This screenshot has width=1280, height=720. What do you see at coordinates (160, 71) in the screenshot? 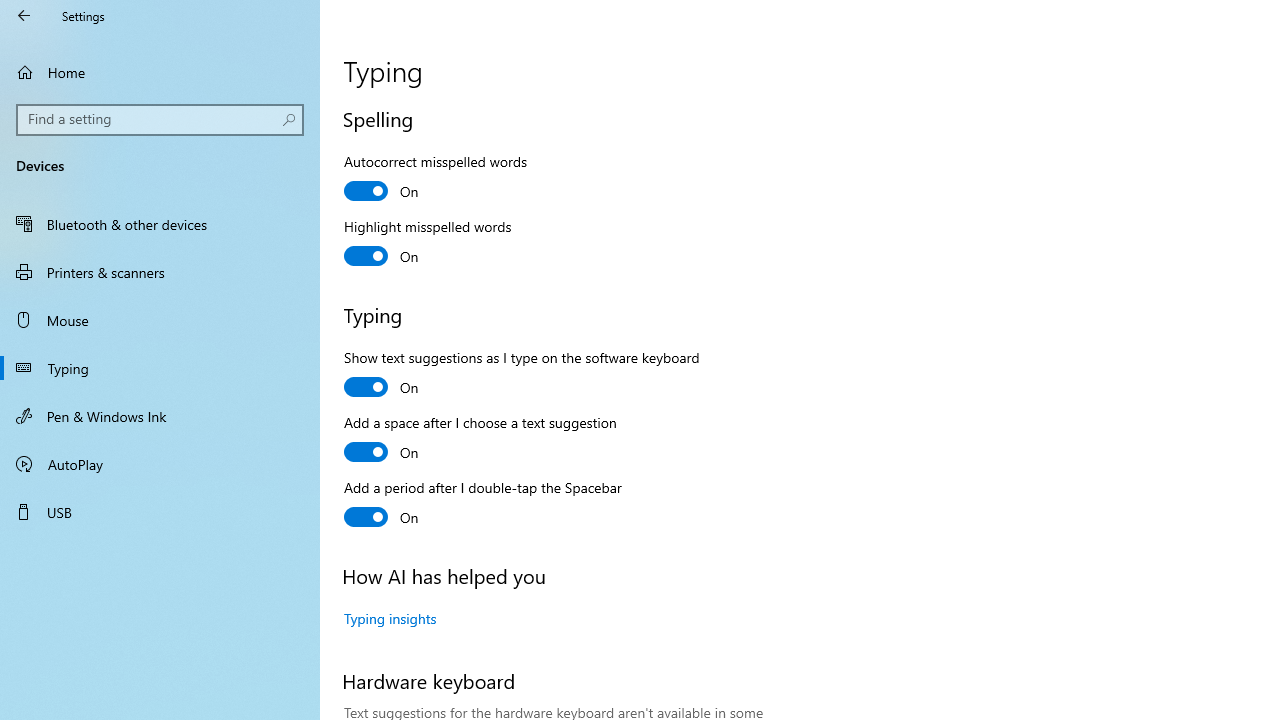
I see `'Home'` at bounding box center [160, 71].